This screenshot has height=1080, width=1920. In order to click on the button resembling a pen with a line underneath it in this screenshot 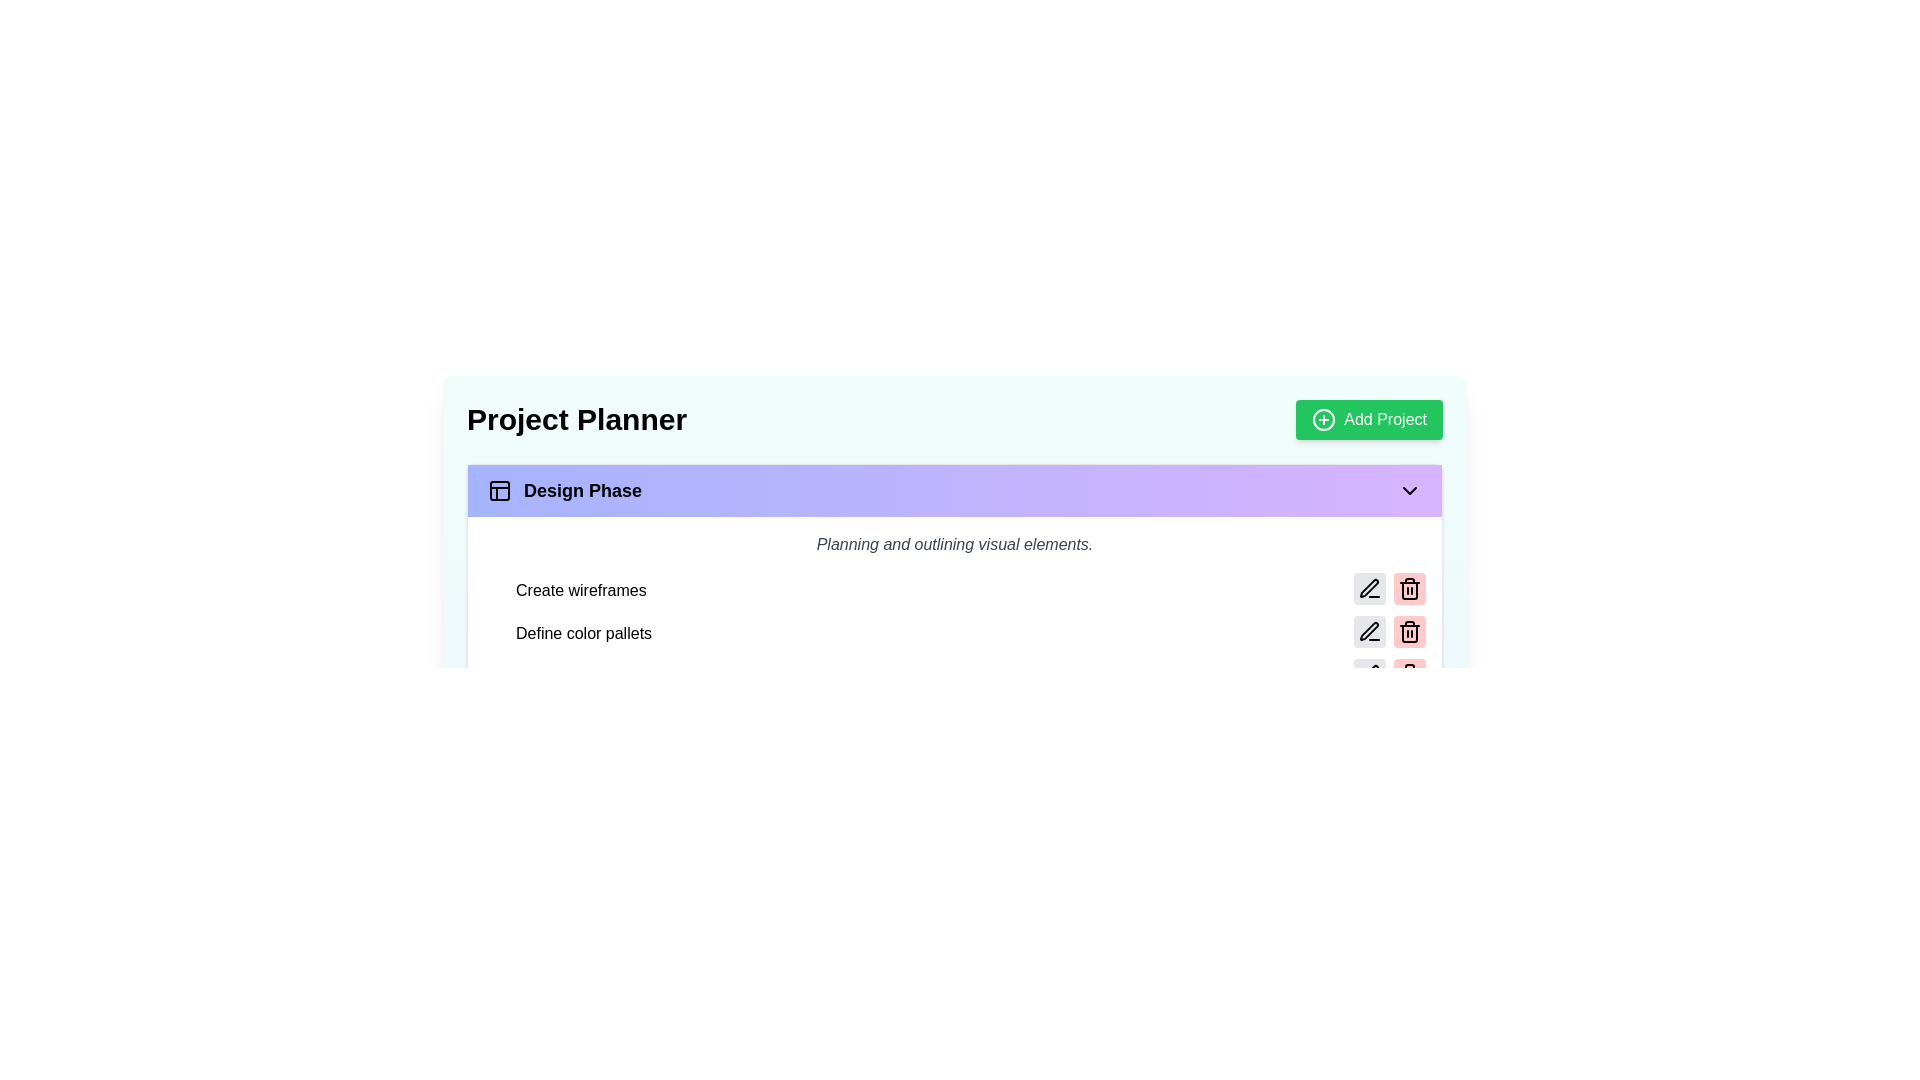, I will do `click(1368, 632)`.